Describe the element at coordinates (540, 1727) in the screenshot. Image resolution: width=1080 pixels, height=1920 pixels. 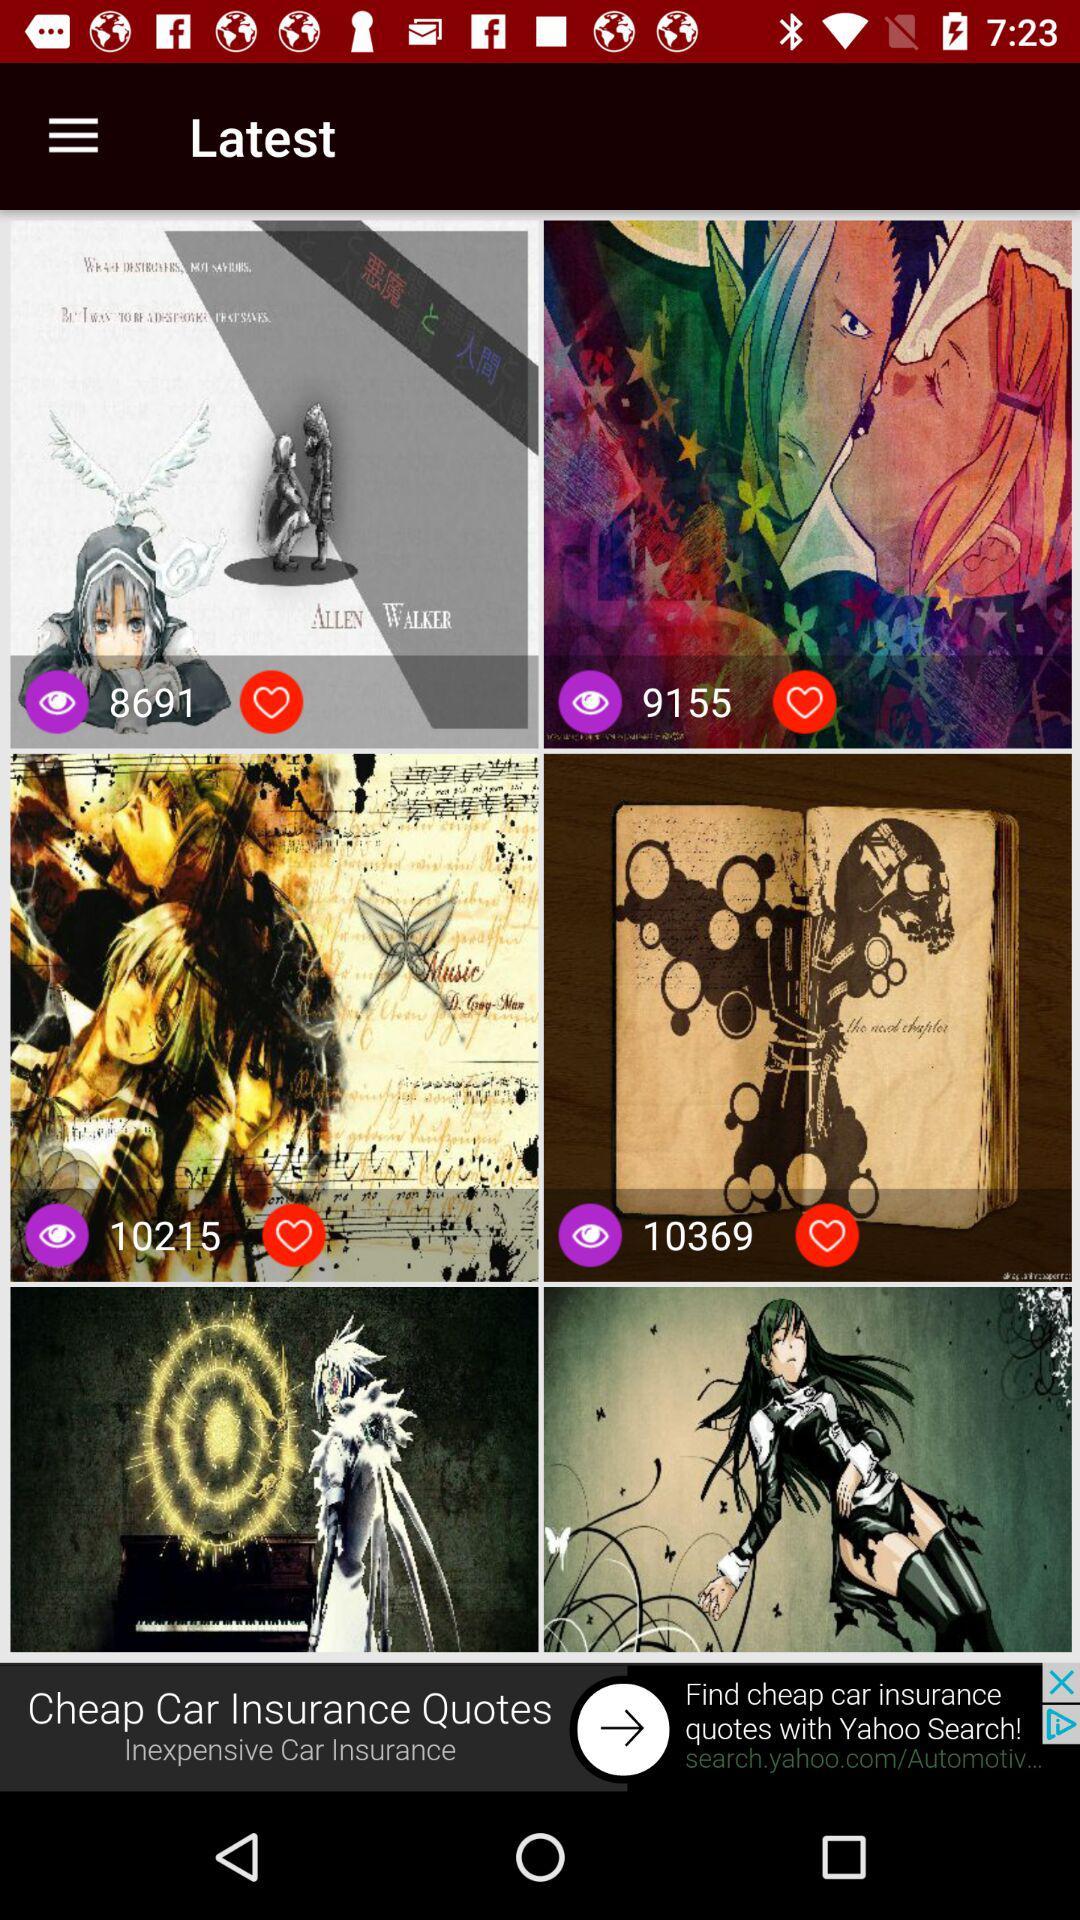
I see `open advertisement` at that location.